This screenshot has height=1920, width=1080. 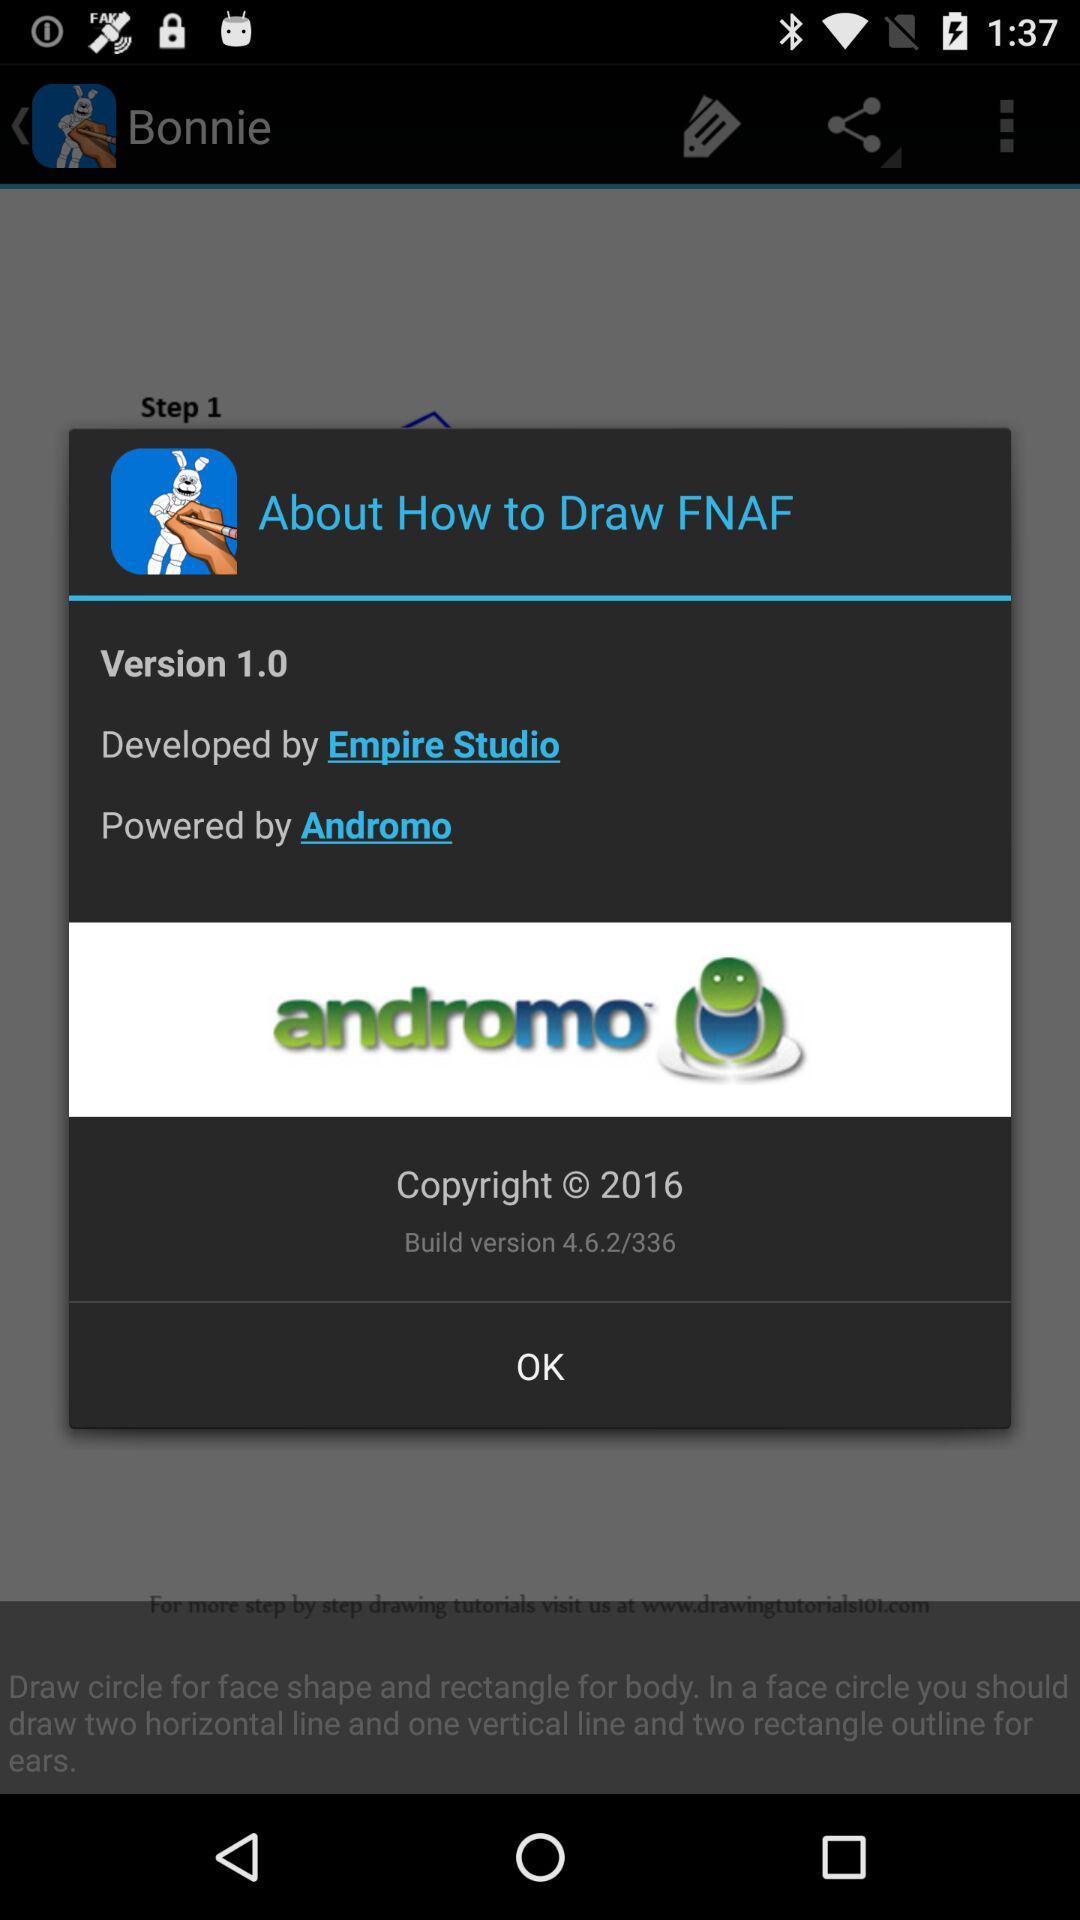 I want to click on the item above the powered by andromo app, so click(x=540, y=757).